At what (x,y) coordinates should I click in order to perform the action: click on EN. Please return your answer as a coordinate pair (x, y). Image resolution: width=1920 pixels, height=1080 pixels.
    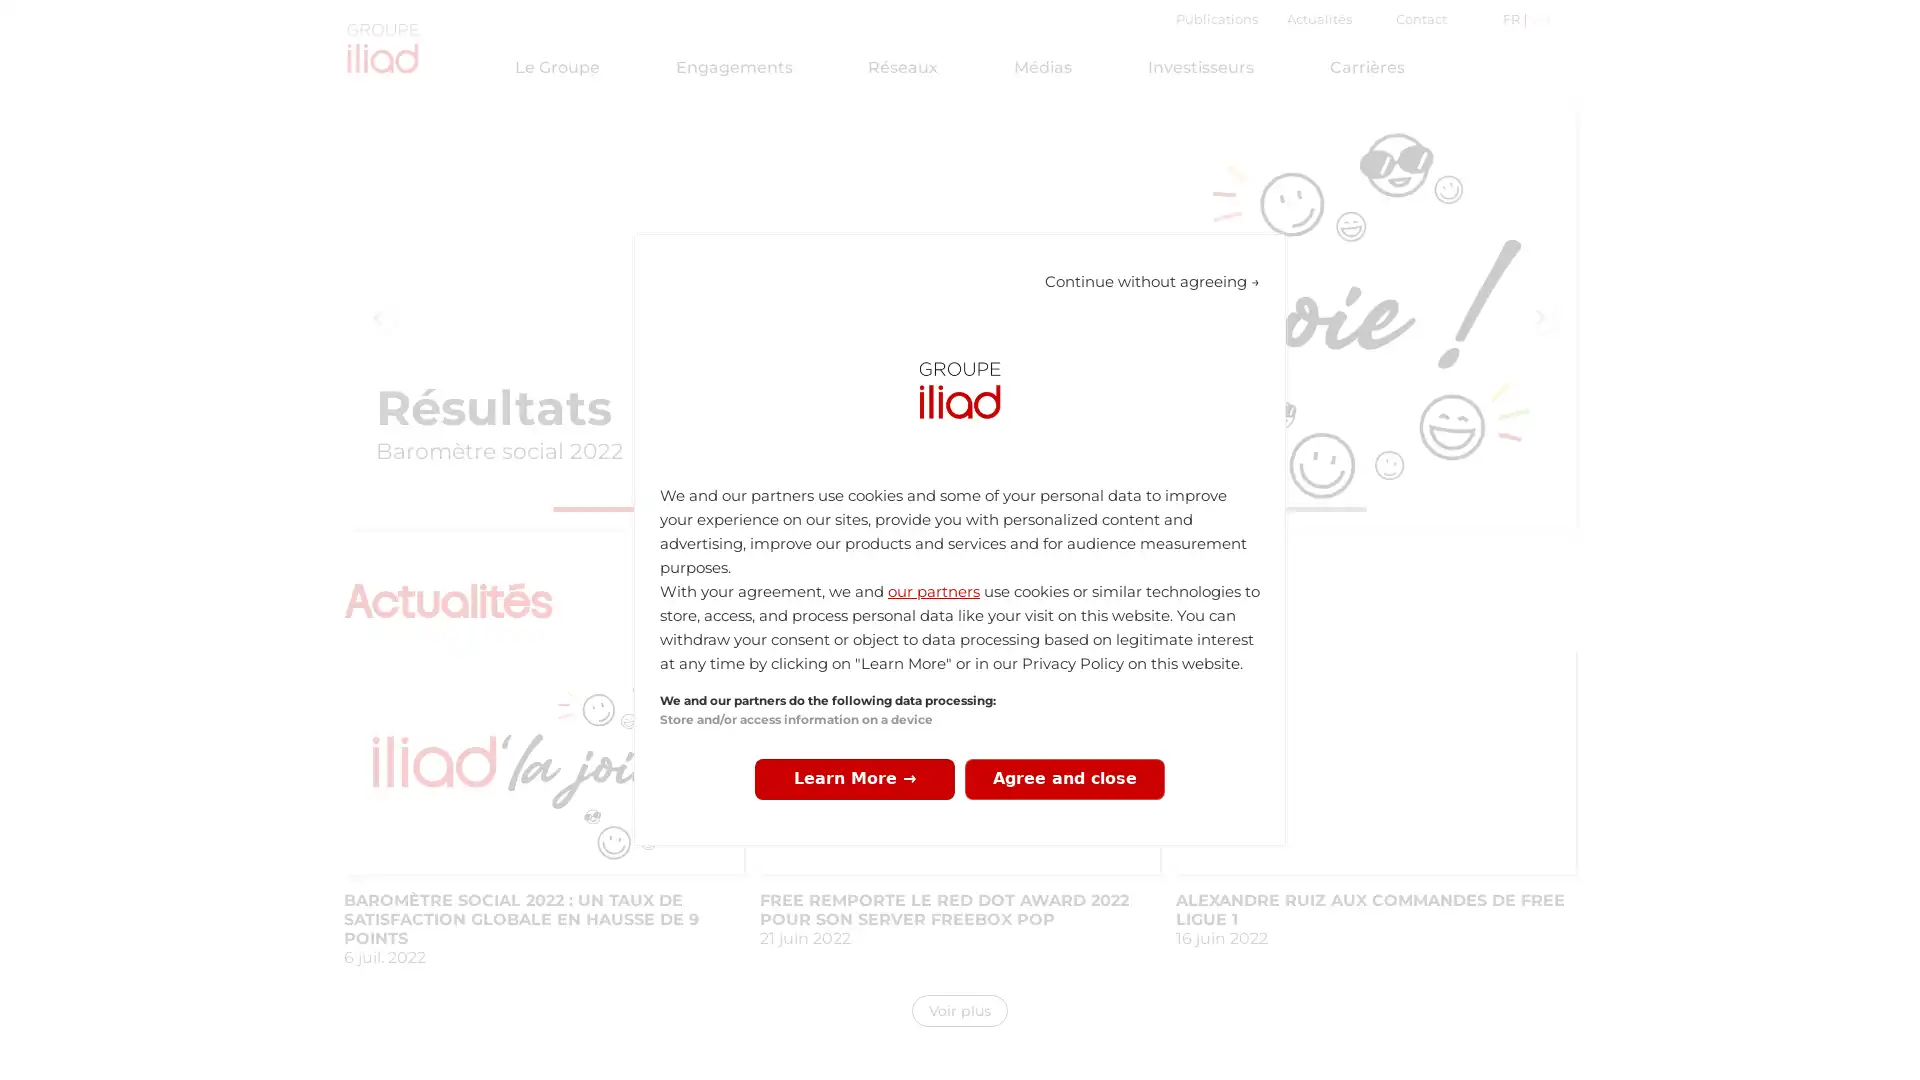
    Looking at the image, I should click on (1536, 19).